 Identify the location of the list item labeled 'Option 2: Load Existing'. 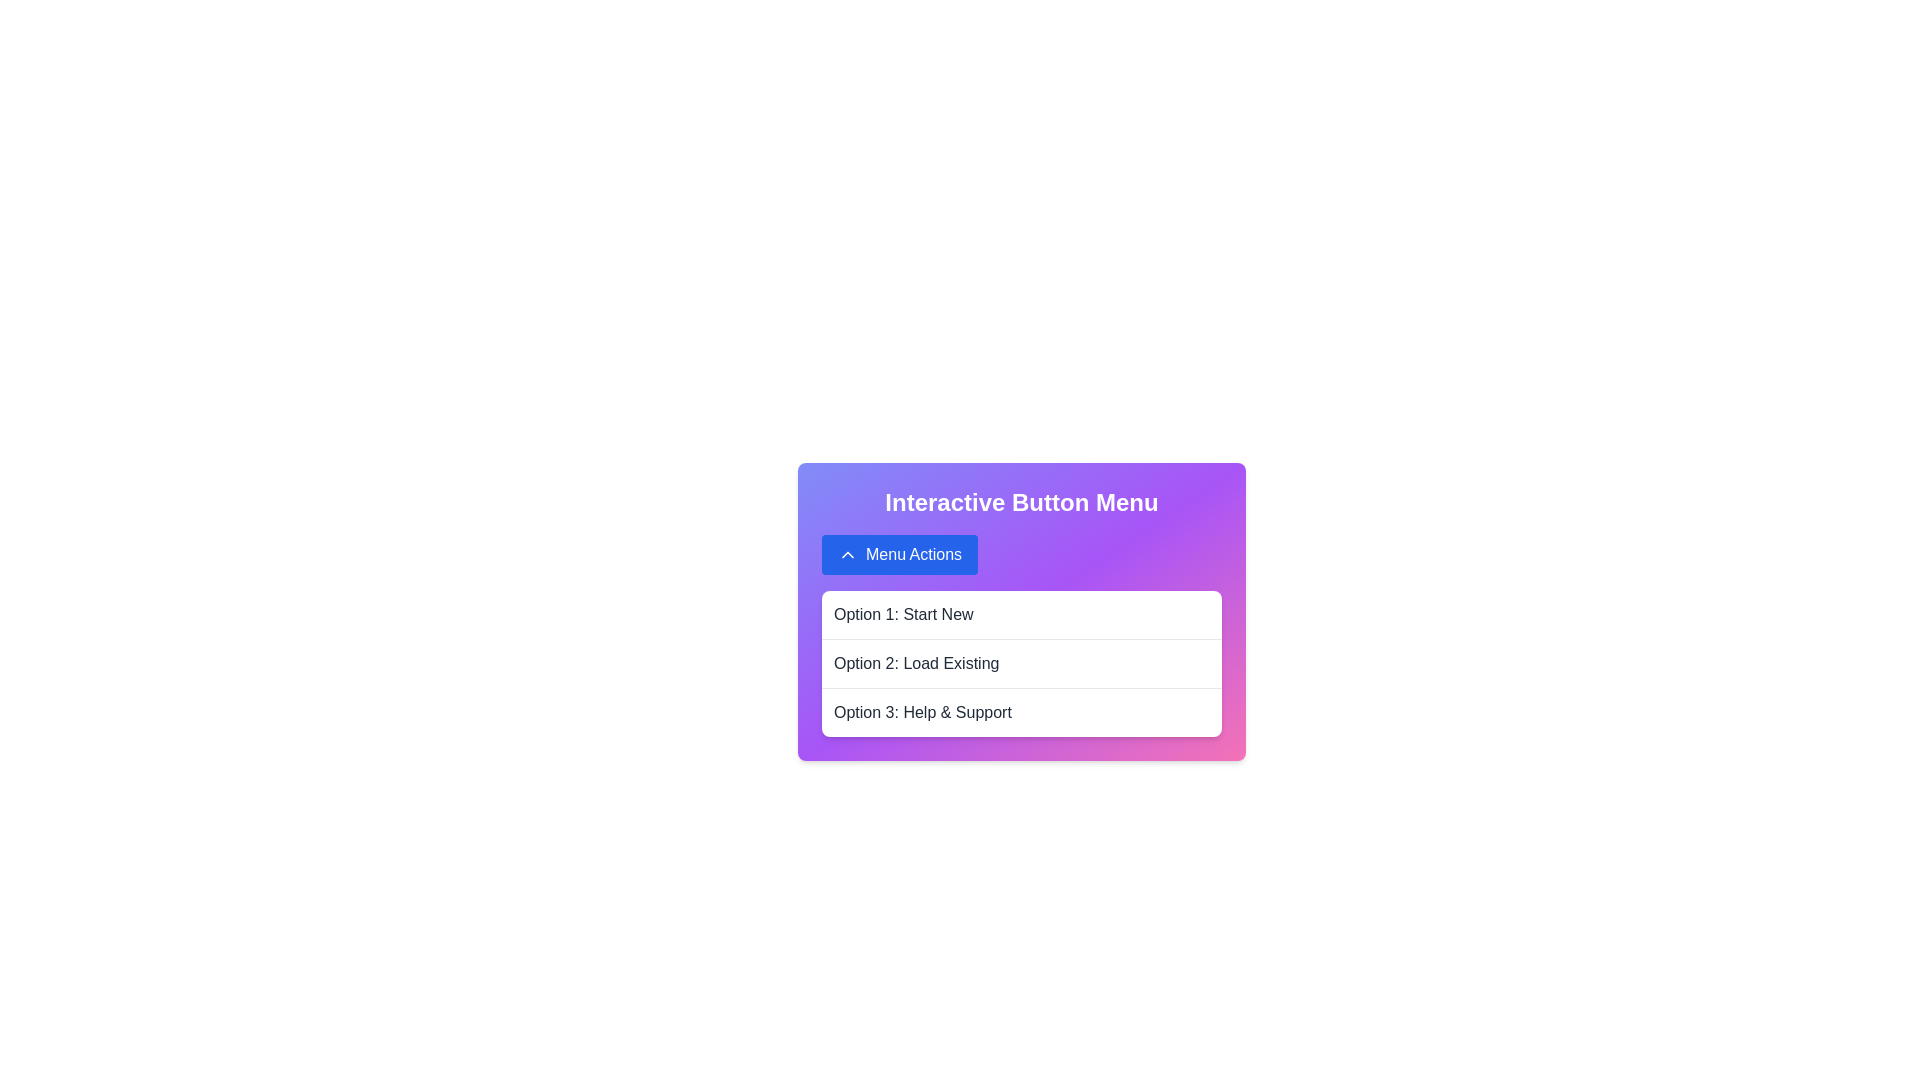
(1022, 663).